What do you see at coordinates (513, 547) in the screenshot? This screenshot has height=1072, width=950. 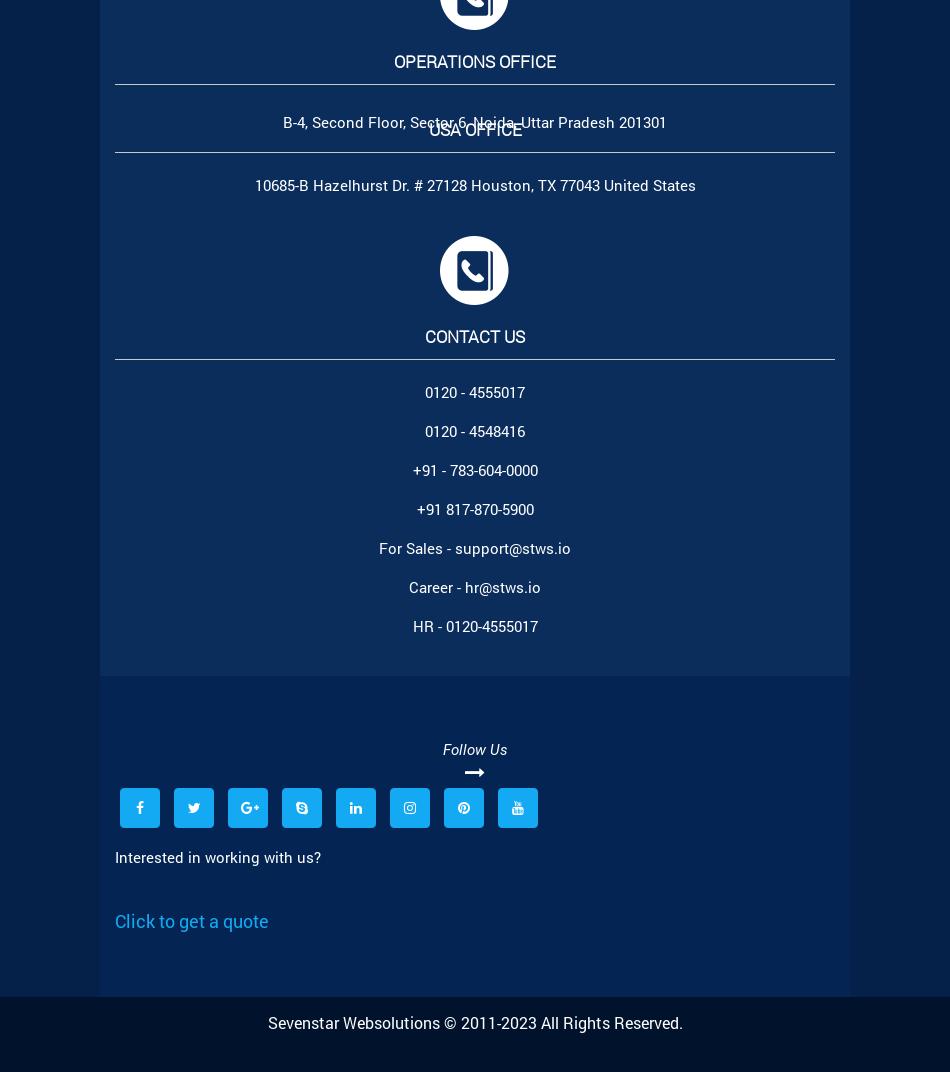 I see `'support@stws.io'` at bounding box center [513, 547].